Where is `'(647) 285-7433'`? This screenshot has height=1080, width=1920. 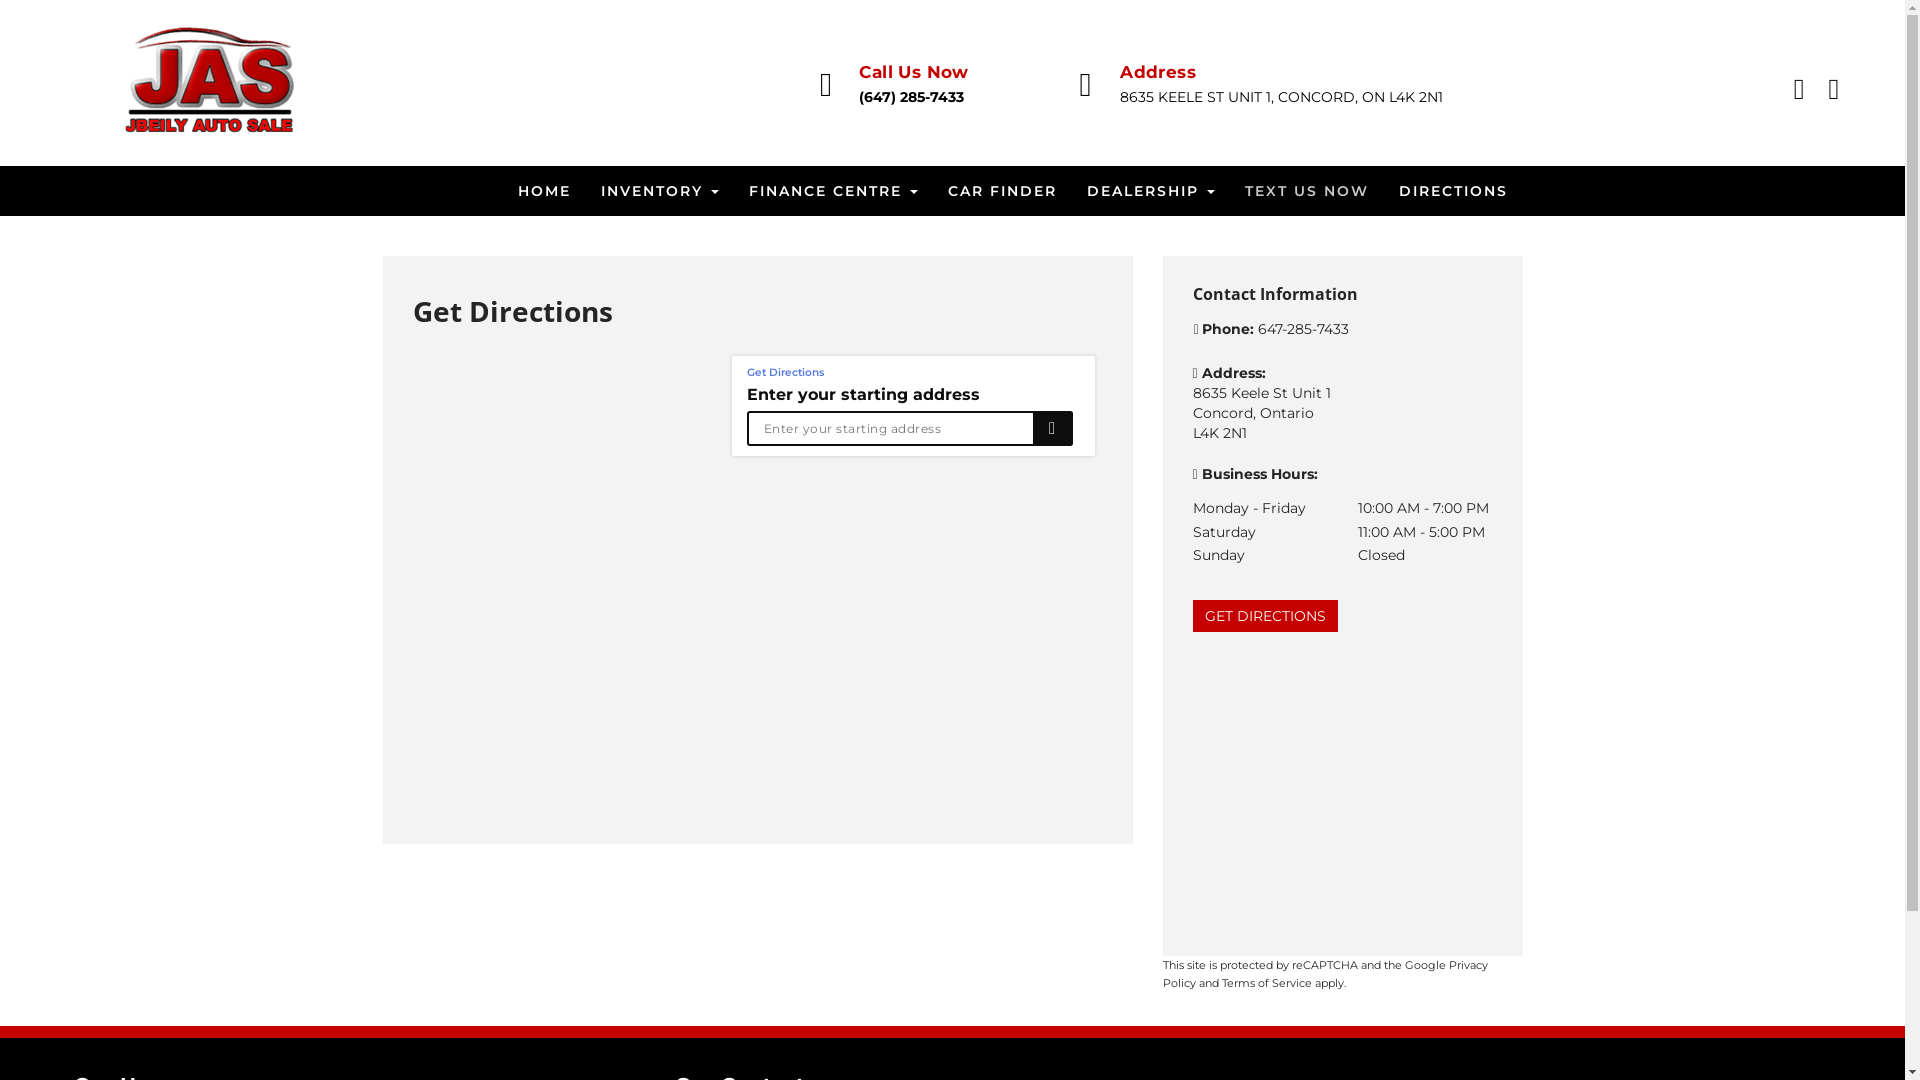 '(647) 285-7433' is located at coordinates (859, 96).